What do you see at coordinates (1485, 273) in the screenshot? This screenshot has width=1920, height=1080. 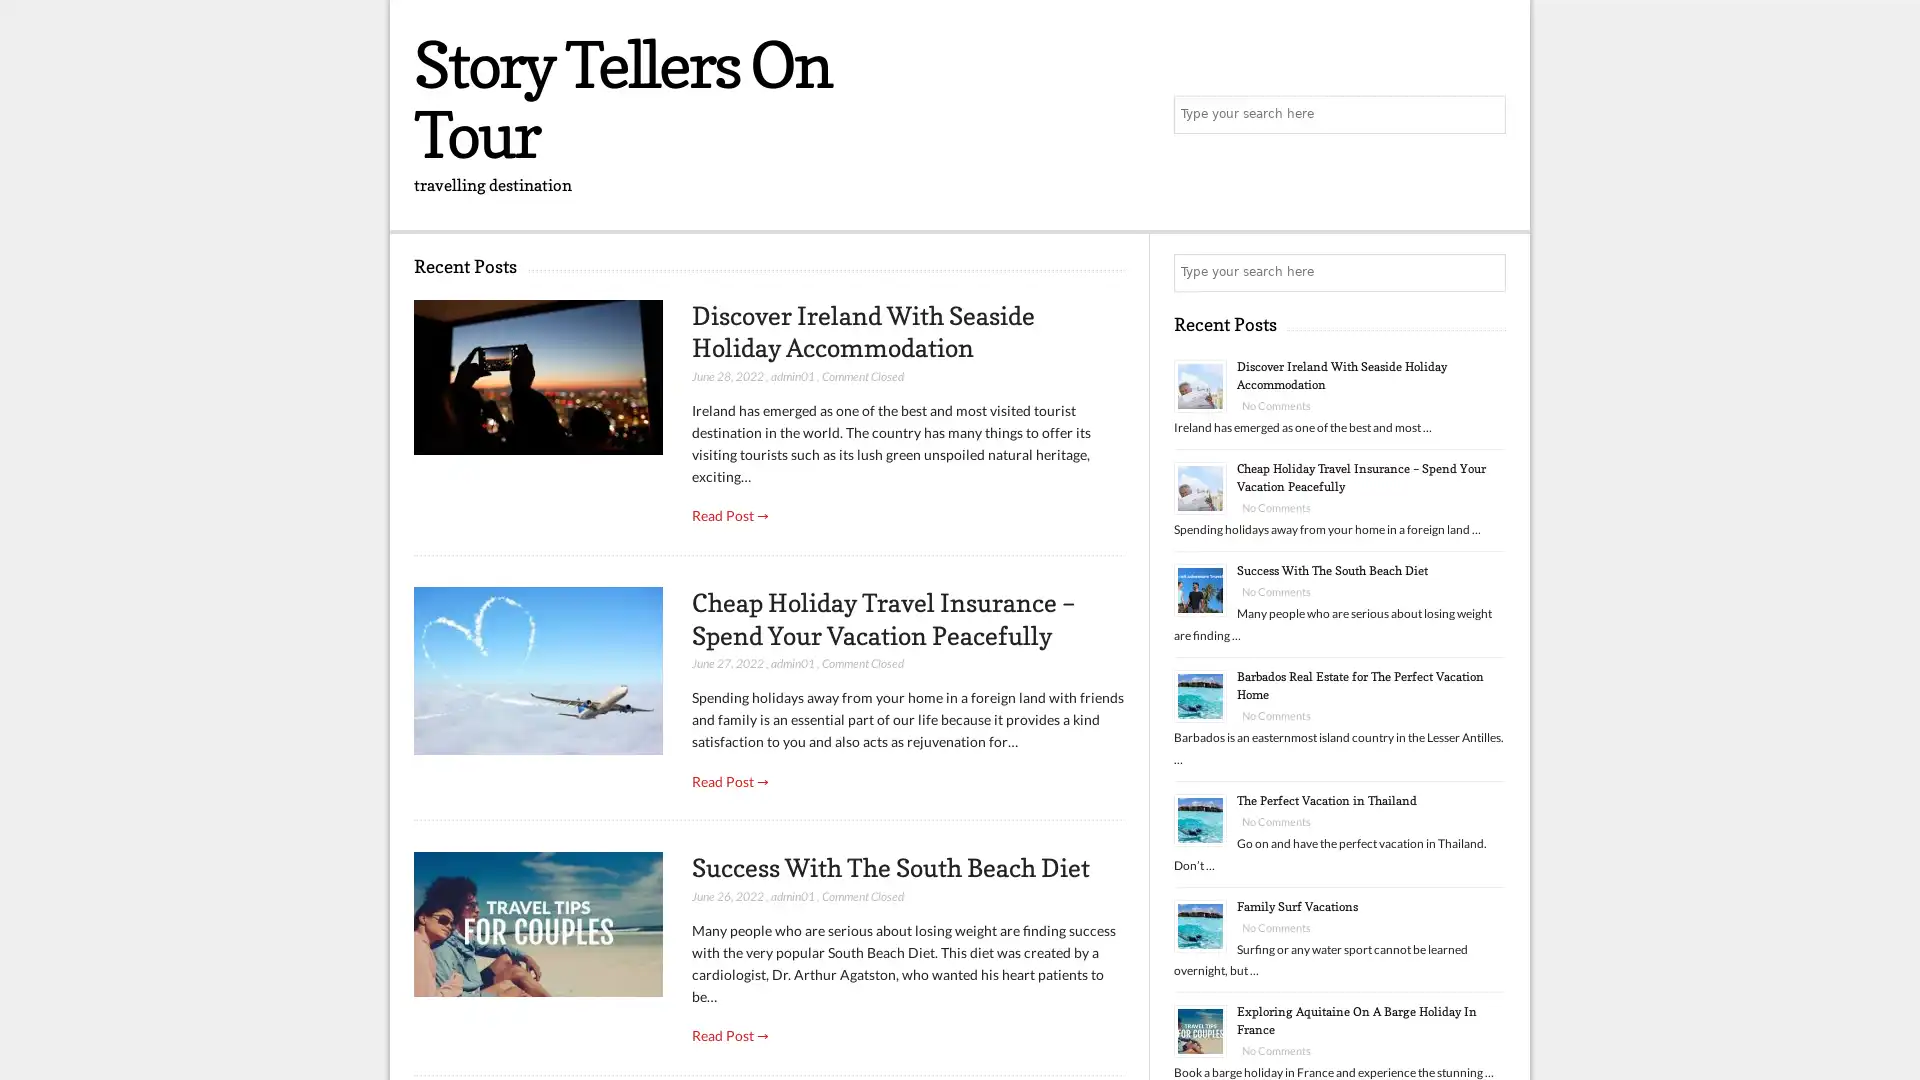 I see `Search` at bounding box center [1485, 273].